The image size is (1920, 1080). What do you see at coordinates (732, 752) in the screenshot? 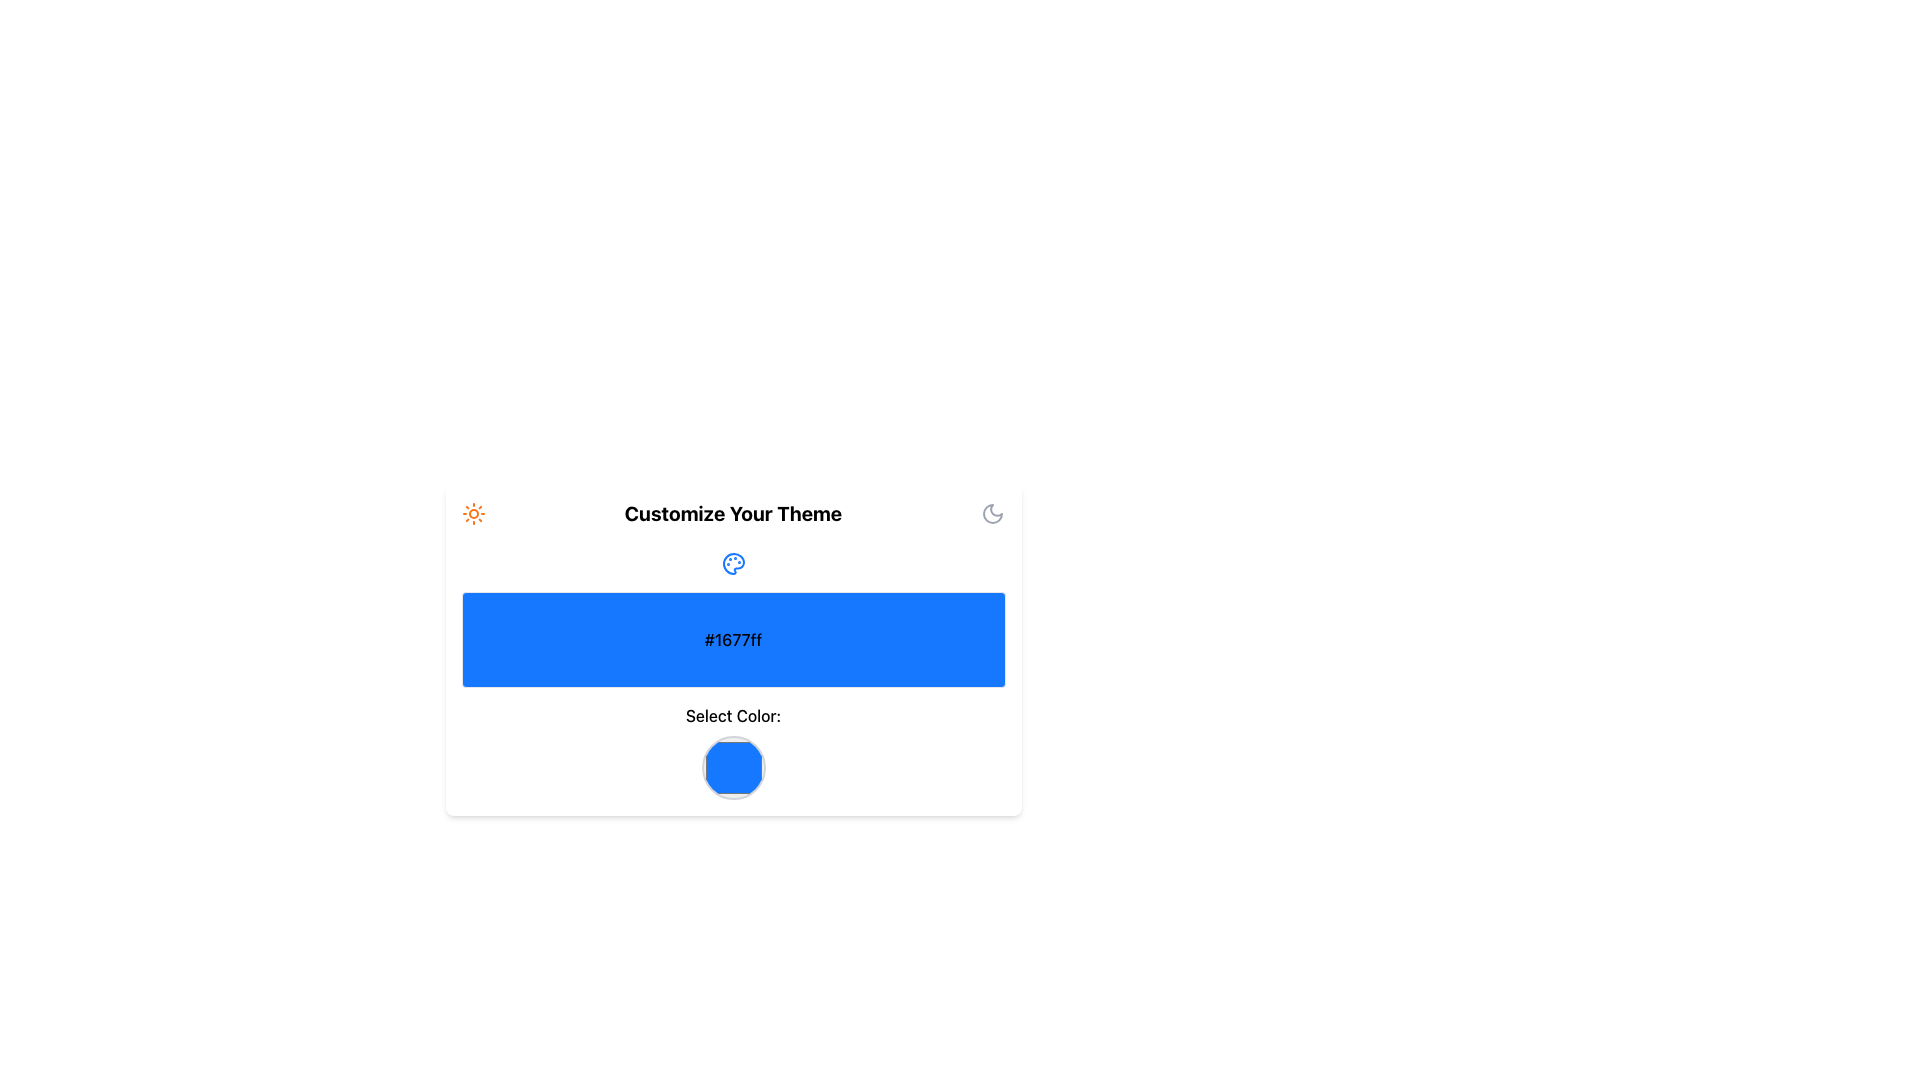
I see `the circular color selector with a gray border and blue fill located at the bottom of the card` at bounding box center [732, 752].